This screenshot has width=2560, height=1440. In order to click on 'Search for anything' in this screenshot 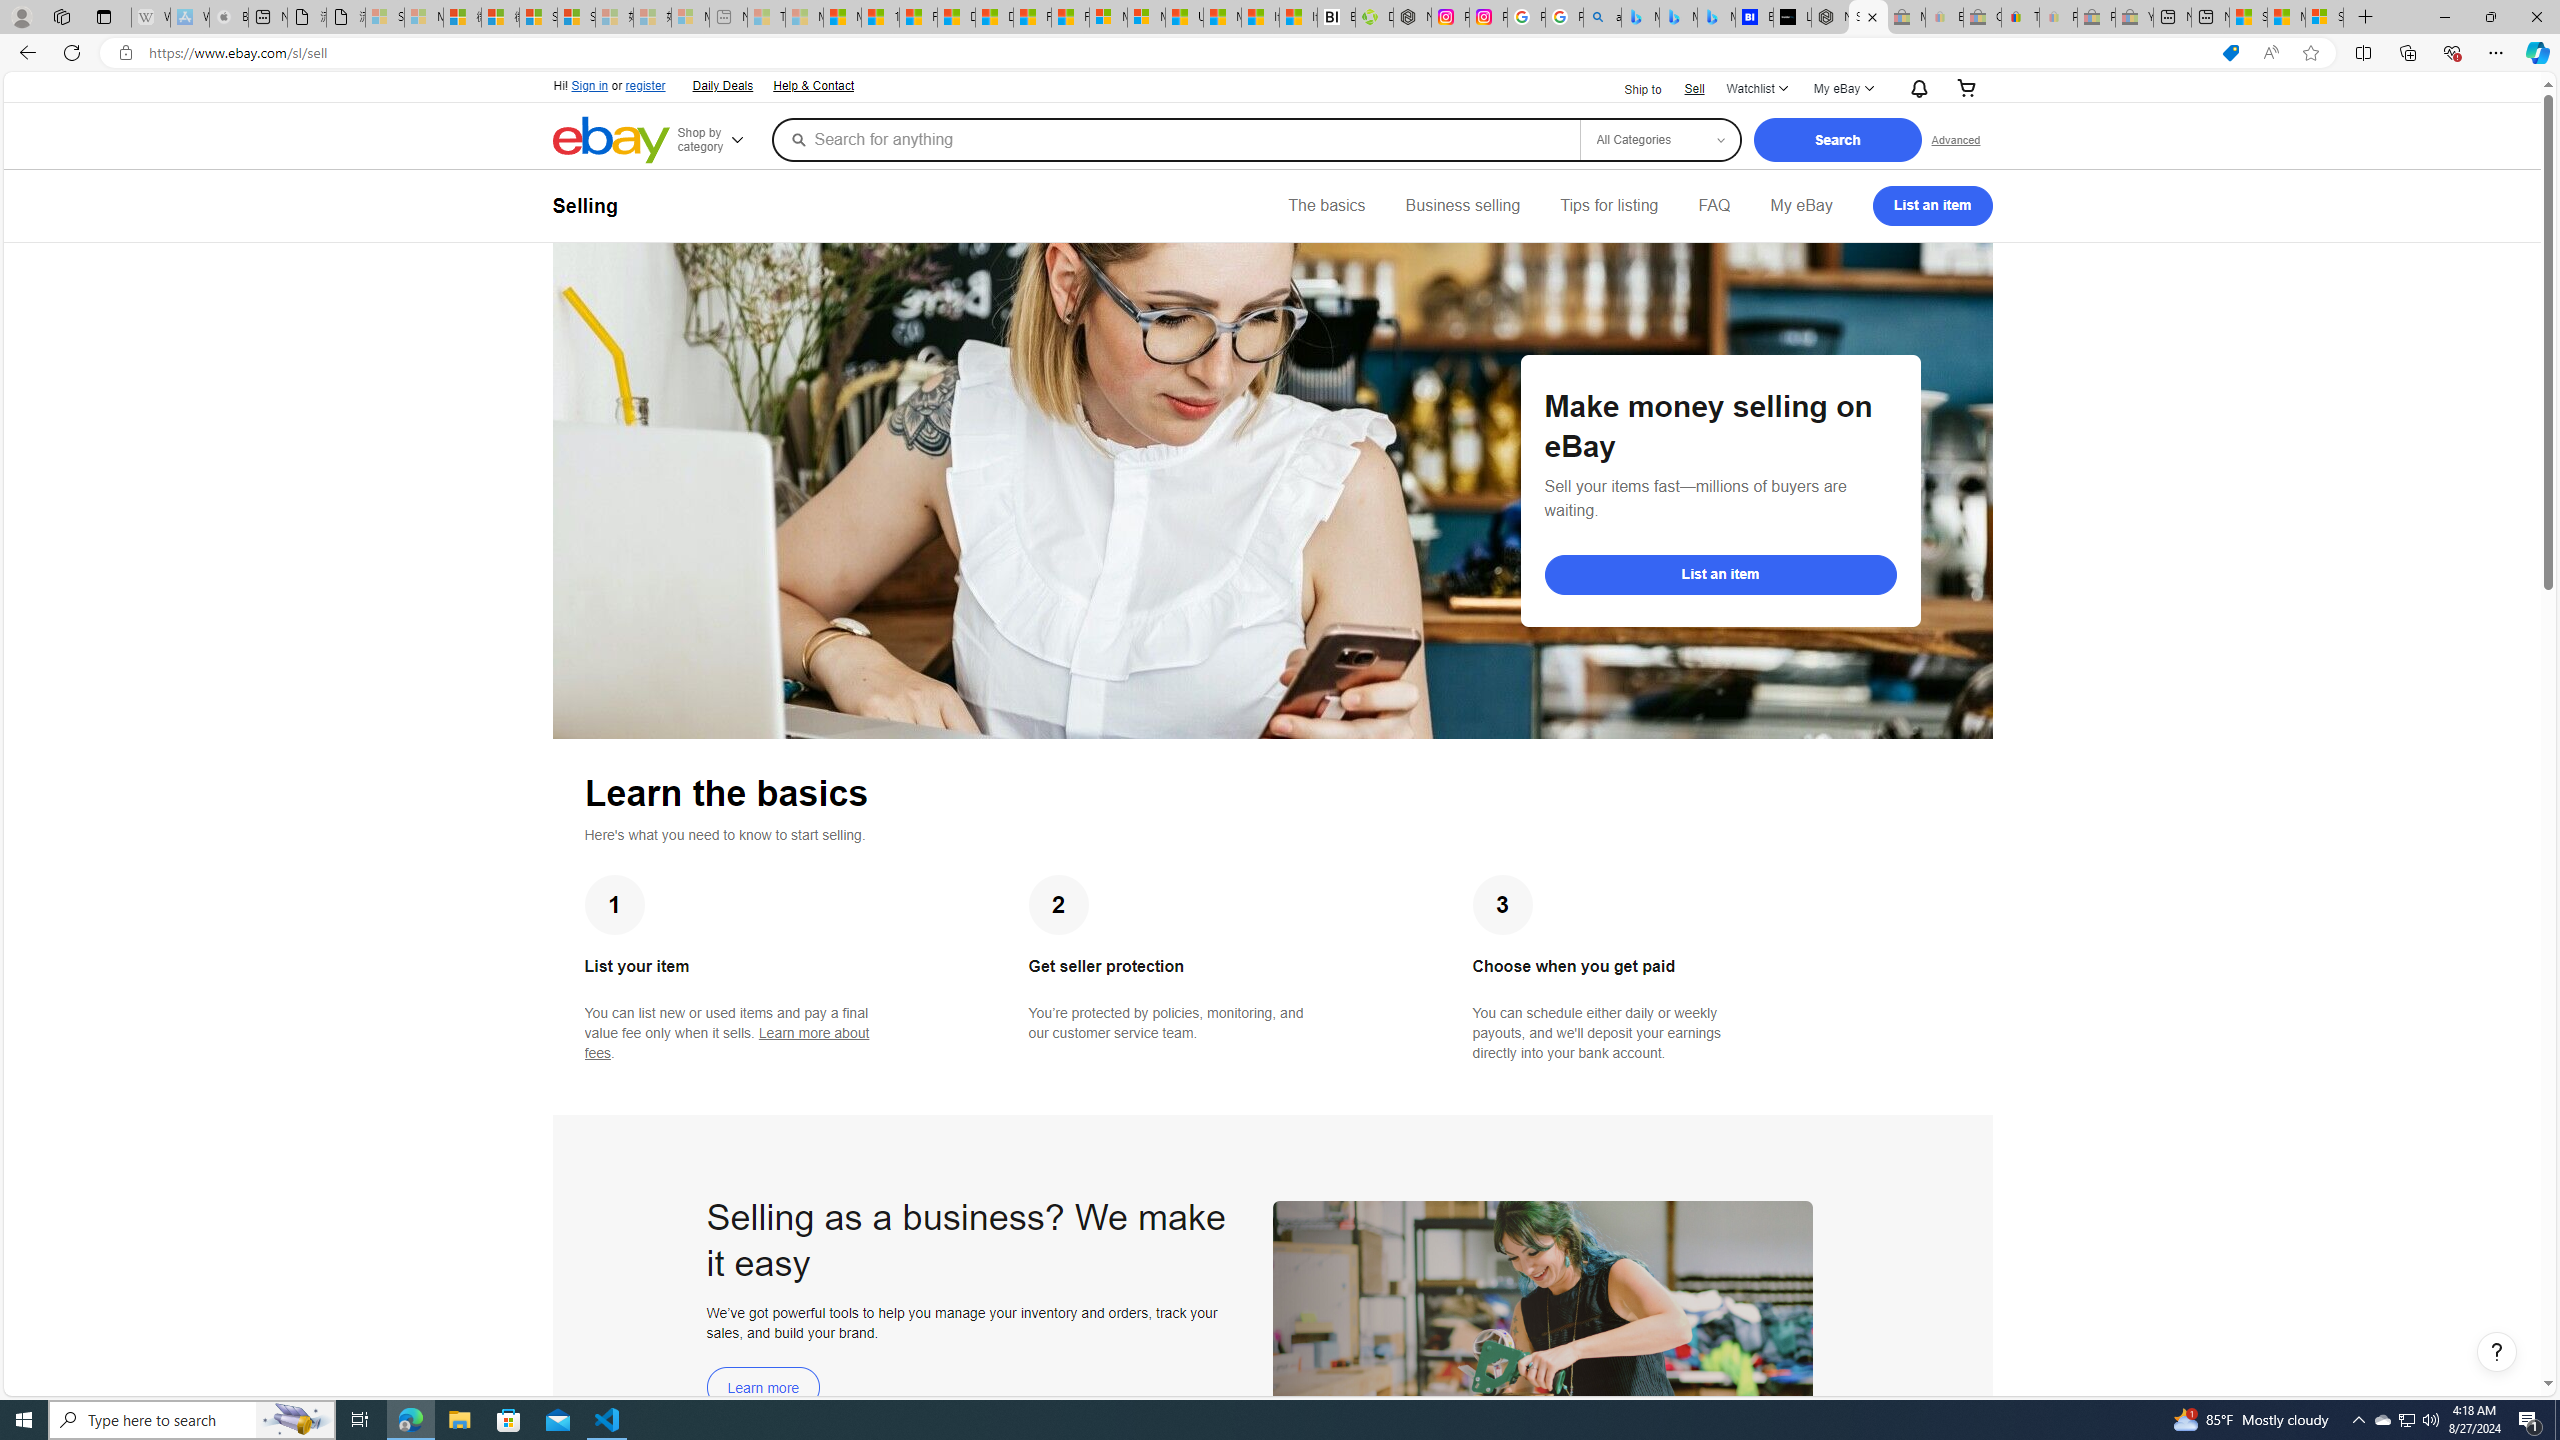, I will do `click(1174, 138)`.